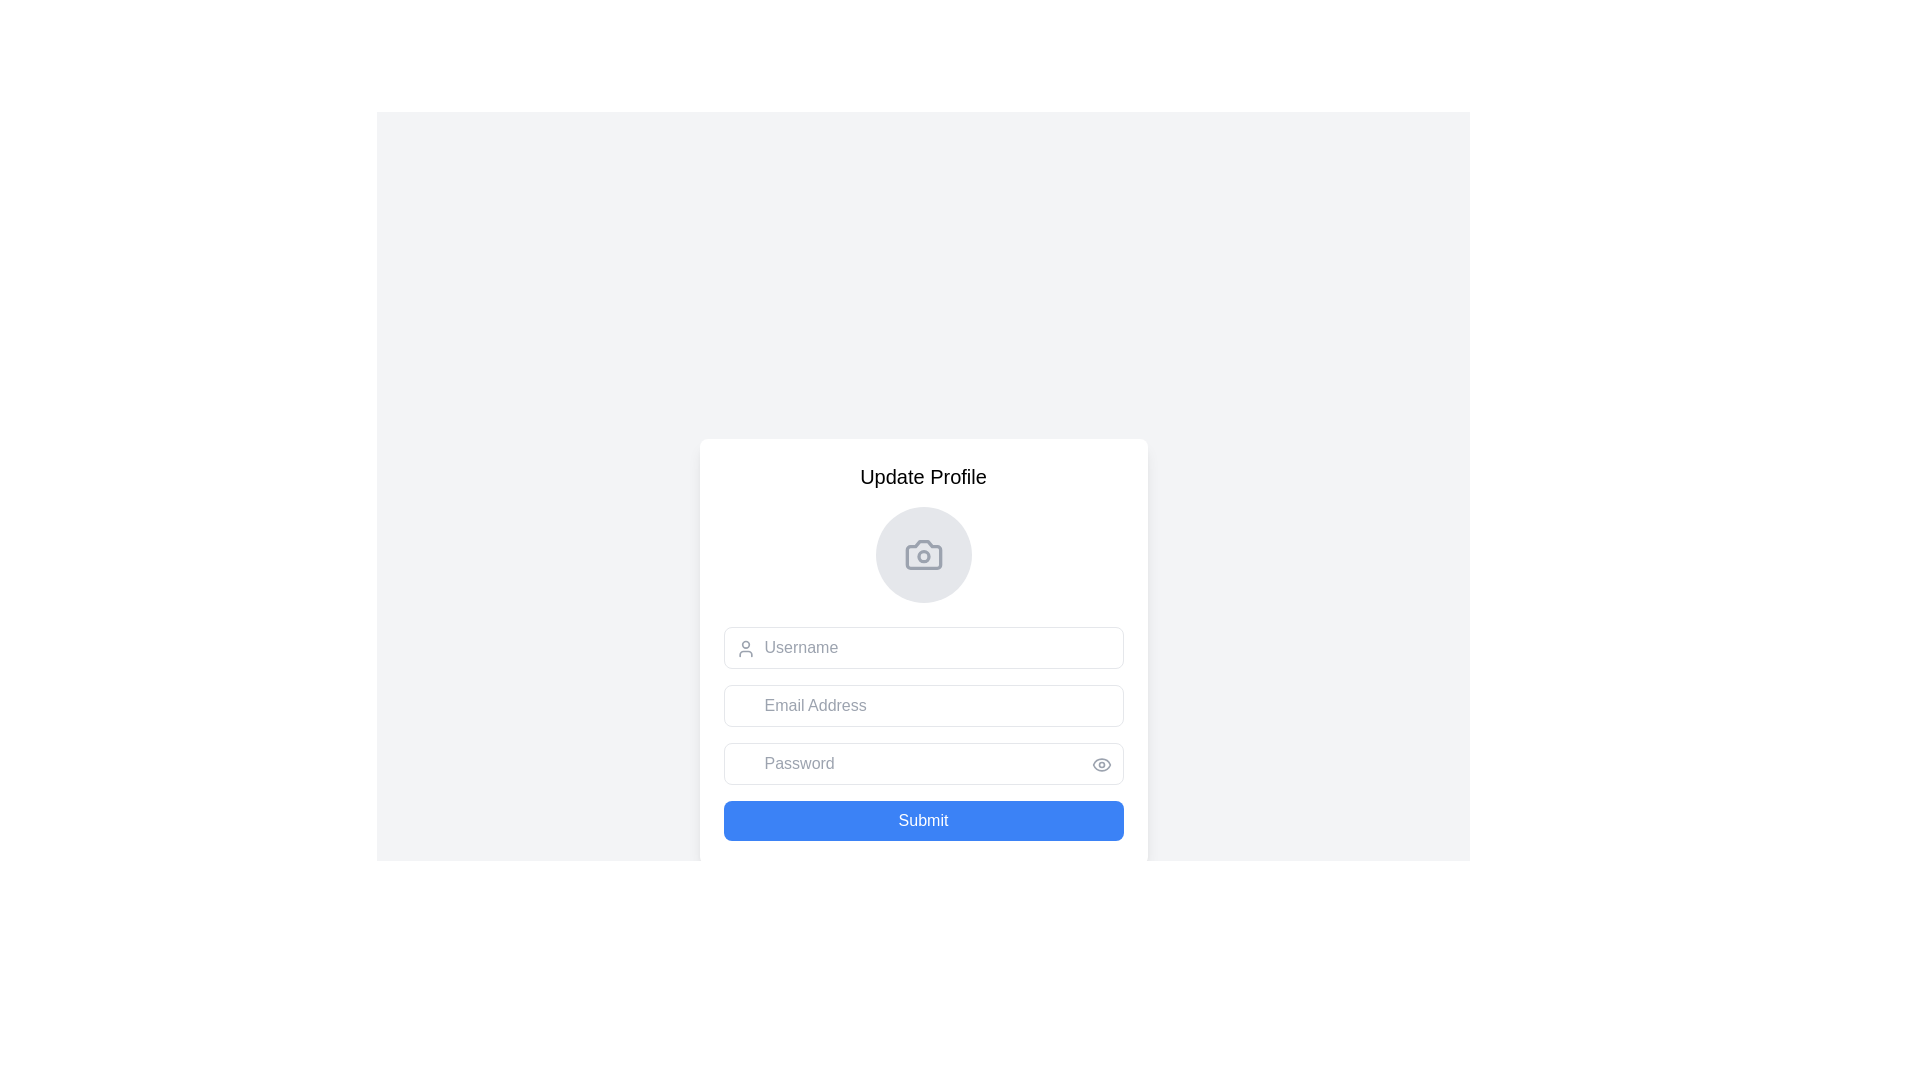 This screenshot has height=1080, width=1920. Describe the element at coordinates (922, 704) in the screenshot. I see `the email input field located between the 'Username' field and the 'Password' field to focus on it for input` at that location.